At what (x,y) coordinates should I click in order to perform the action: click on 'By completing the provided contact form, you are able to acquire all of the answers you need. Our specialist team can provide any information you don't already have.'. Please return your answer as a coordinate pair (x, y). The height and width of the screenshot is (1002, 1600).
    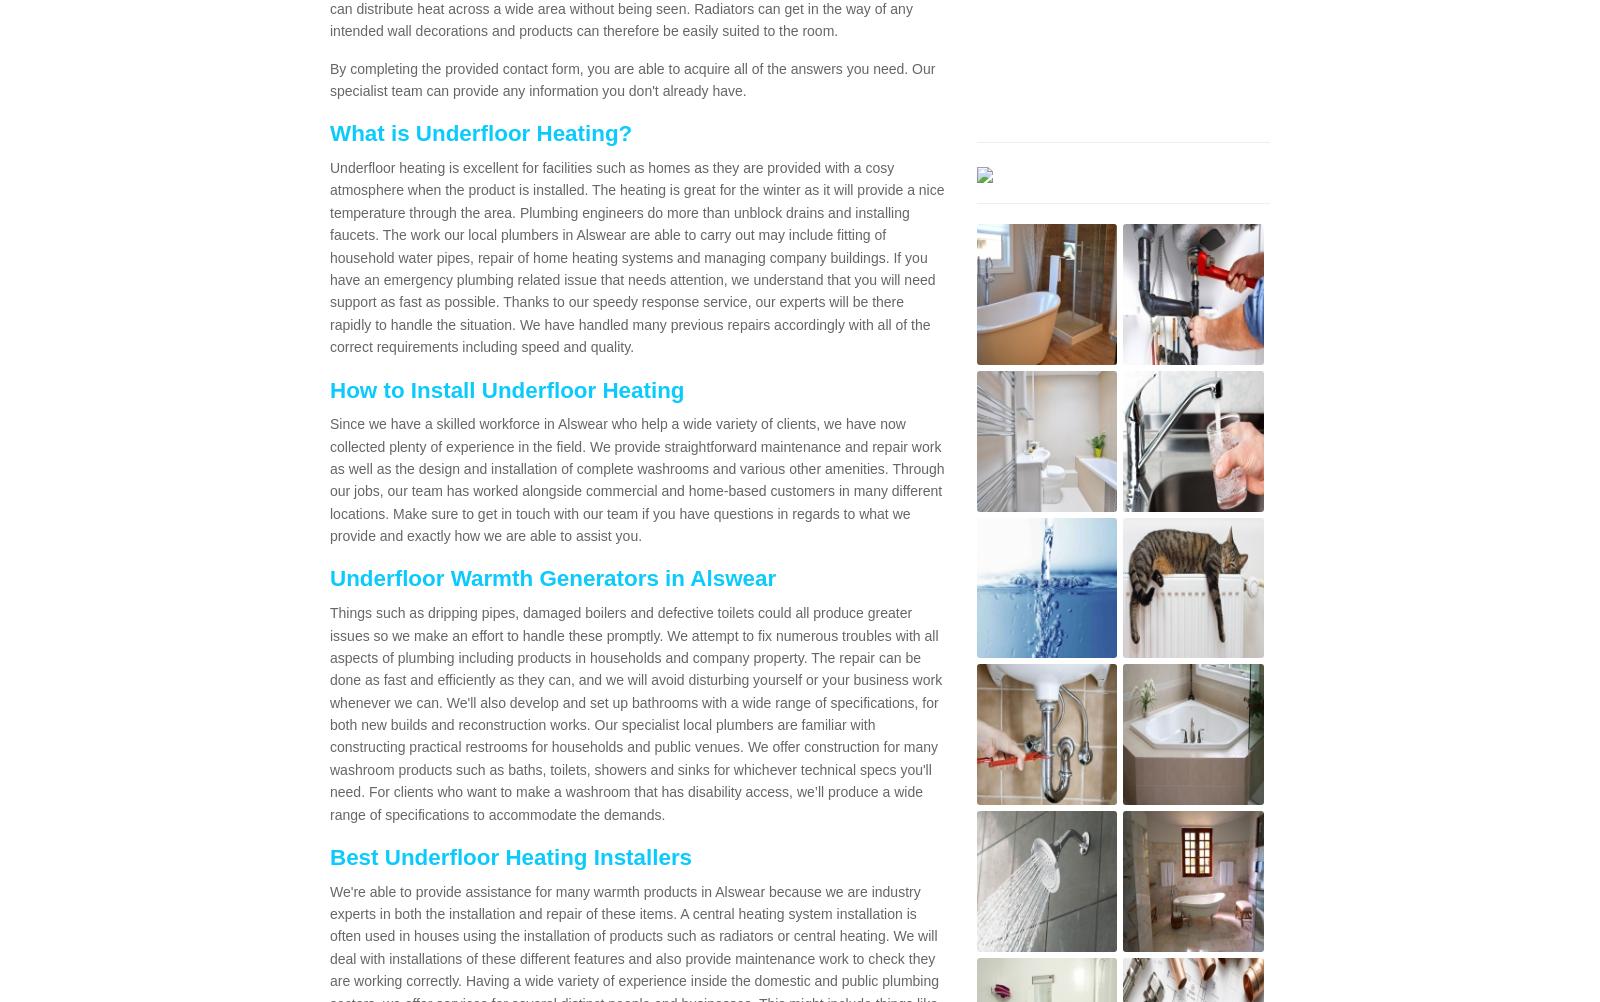
    Looking at the image, I should click on (632, 78).